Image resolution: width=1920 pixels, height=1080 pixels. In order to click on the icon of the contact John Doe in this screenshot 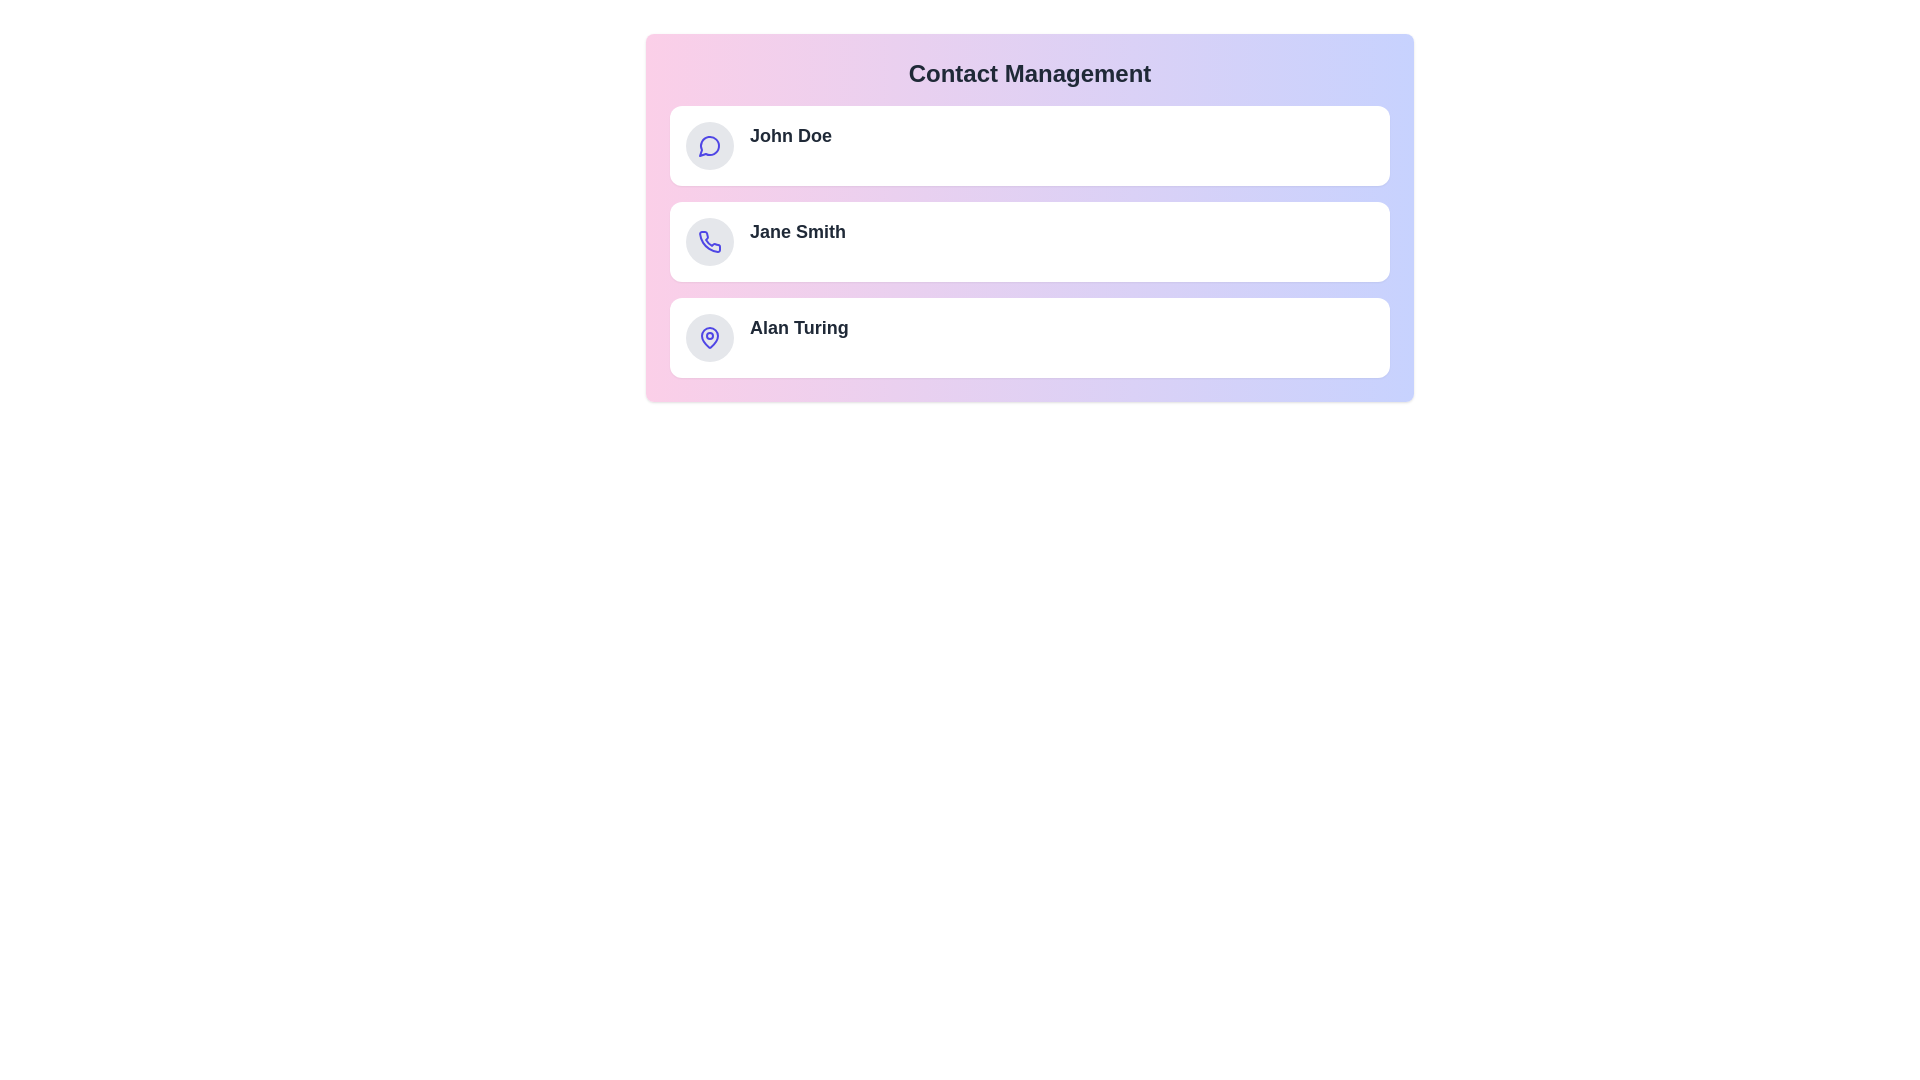, I will do `click(710, 145)`.